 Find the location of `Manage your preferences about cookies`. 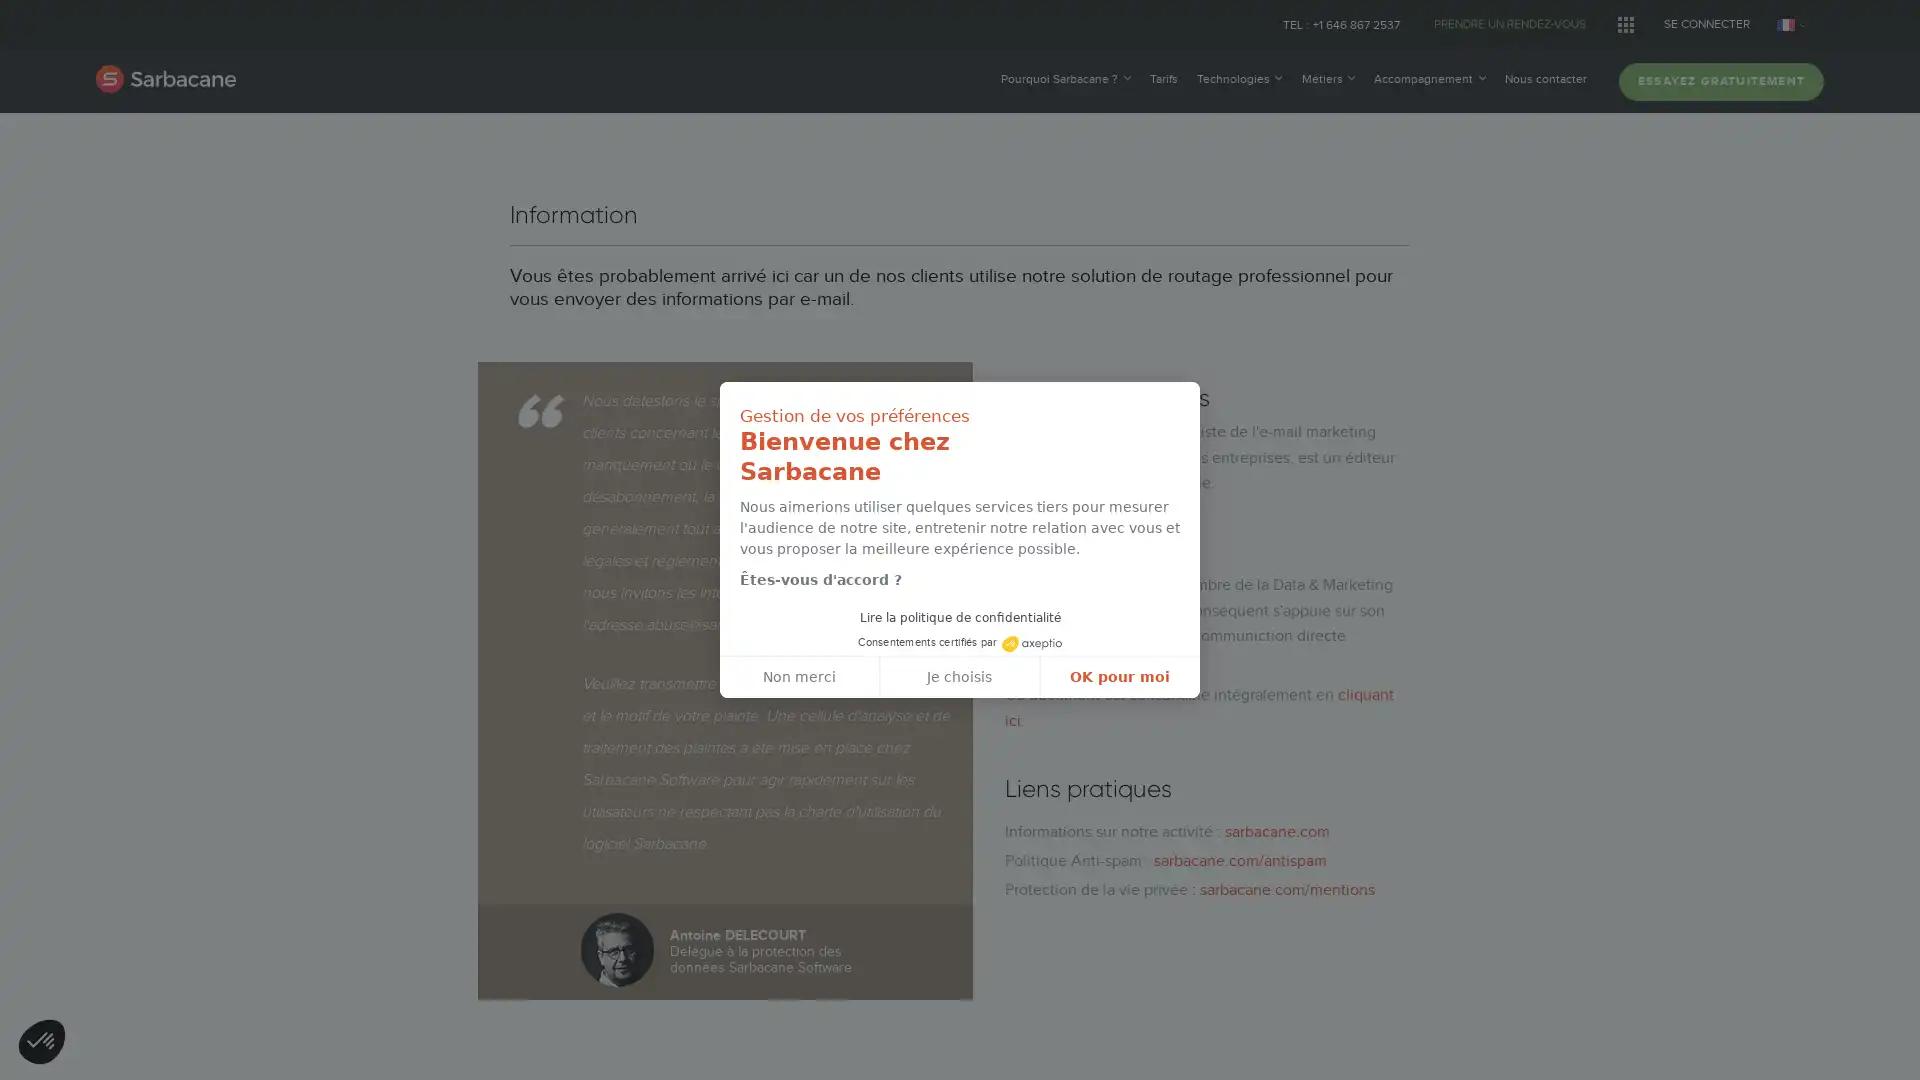

Manage your preferences about cookies is located at coordinates (42, 1042).